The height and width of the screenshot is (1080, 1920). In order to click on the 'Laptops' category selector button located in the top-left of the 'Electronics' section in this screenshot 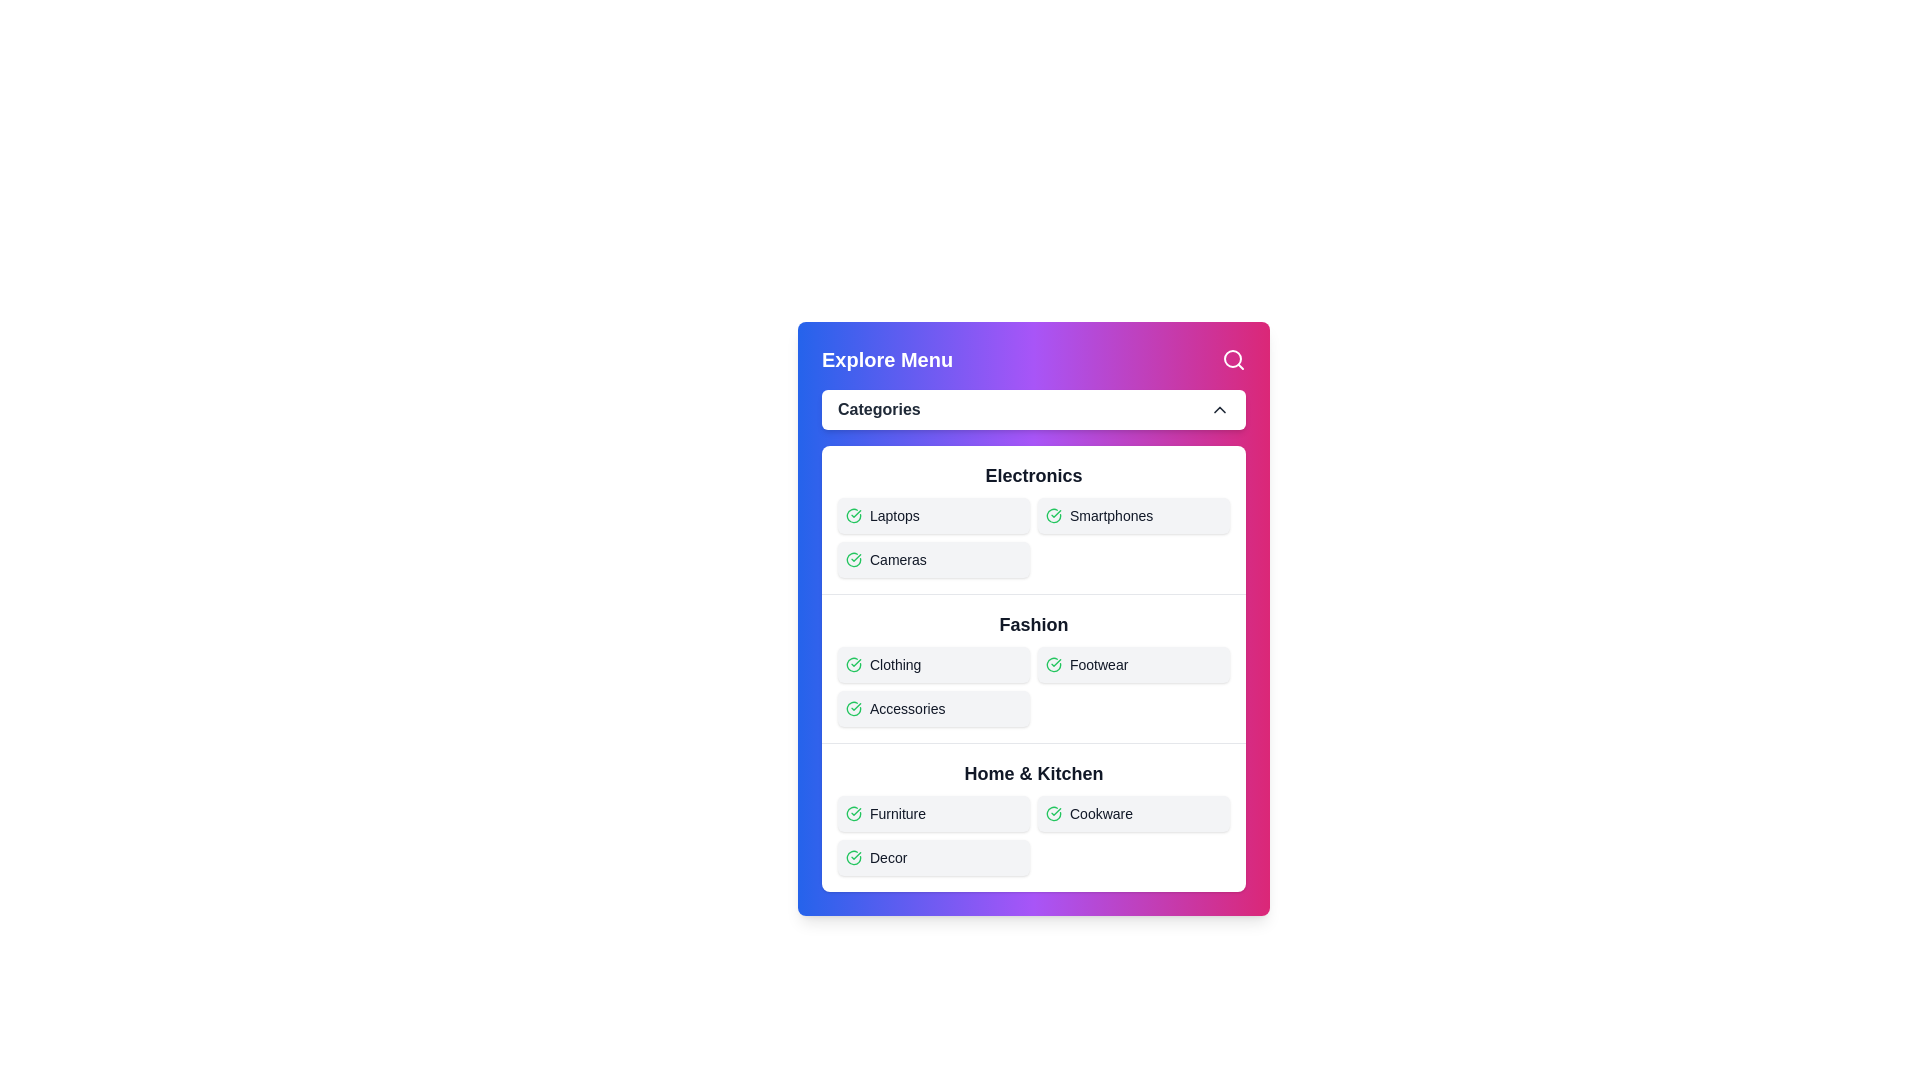, I will do `click(933, 515)`.